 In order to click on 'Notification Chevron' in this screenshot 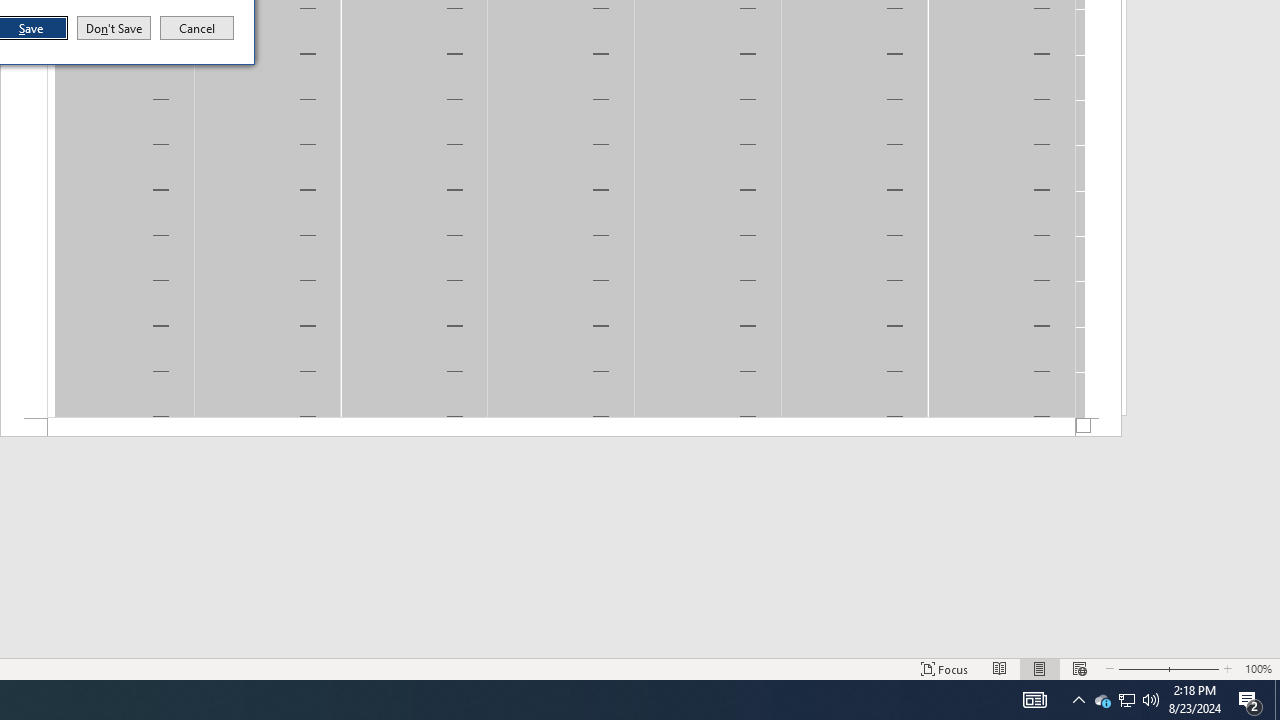, I will do `click(1078, 698)`.